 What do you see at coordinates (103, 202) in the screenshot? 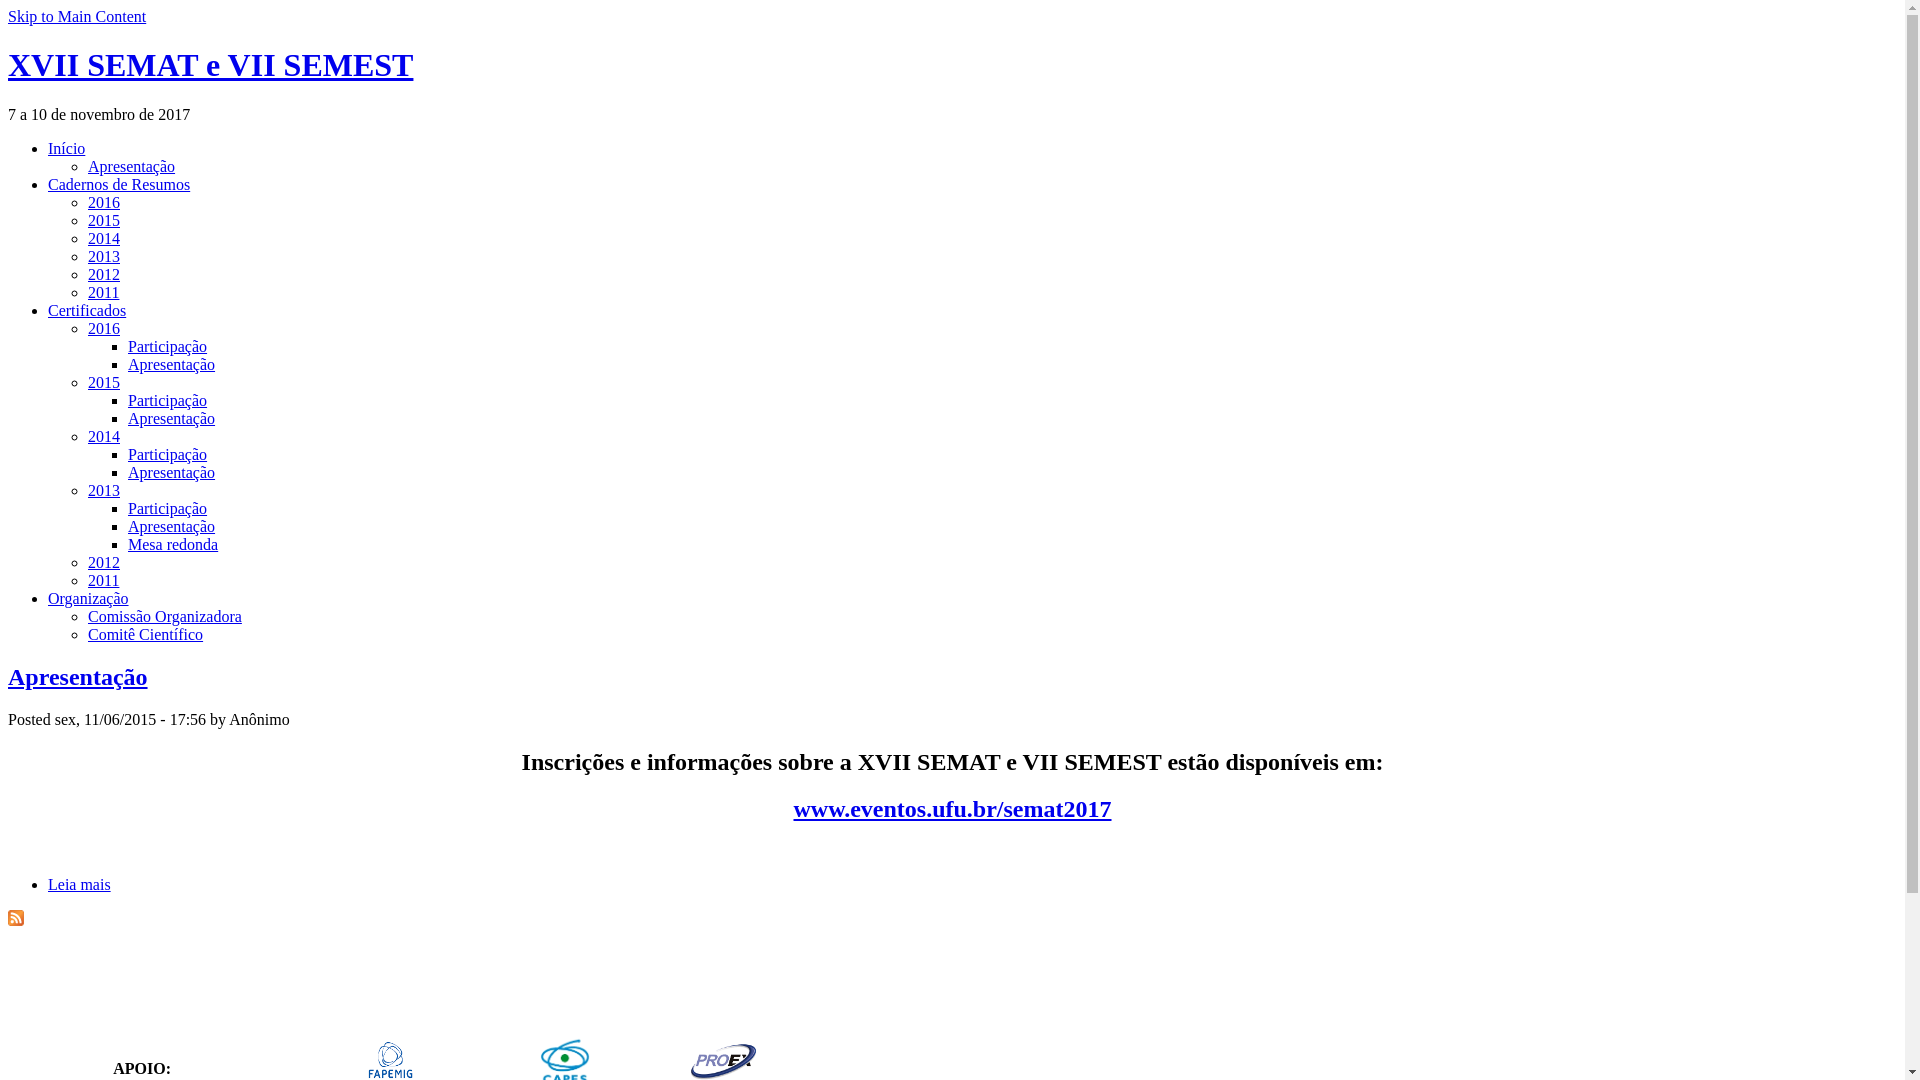
I see `'2016'` at bounding box center [103, 202].